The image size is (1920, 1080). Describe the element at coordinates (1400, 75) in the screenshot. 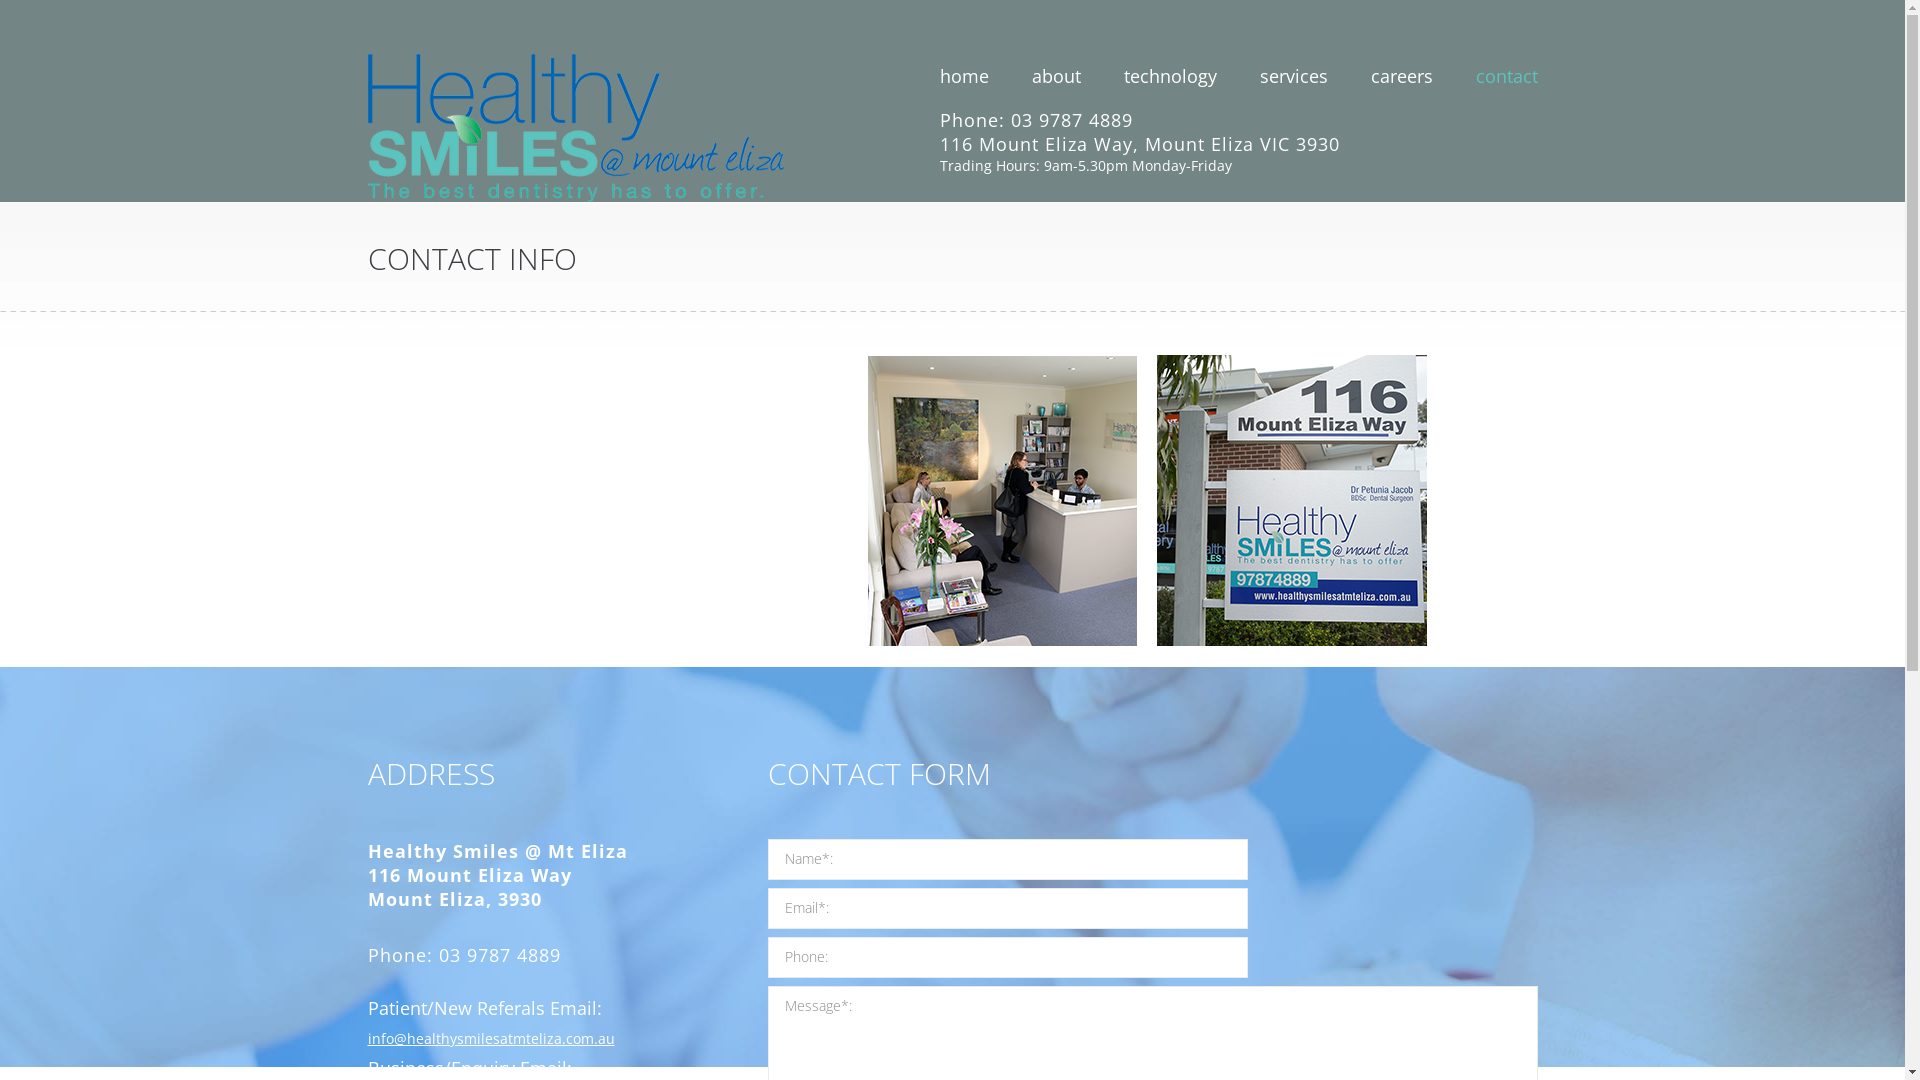

I see `'careers'` at that location.